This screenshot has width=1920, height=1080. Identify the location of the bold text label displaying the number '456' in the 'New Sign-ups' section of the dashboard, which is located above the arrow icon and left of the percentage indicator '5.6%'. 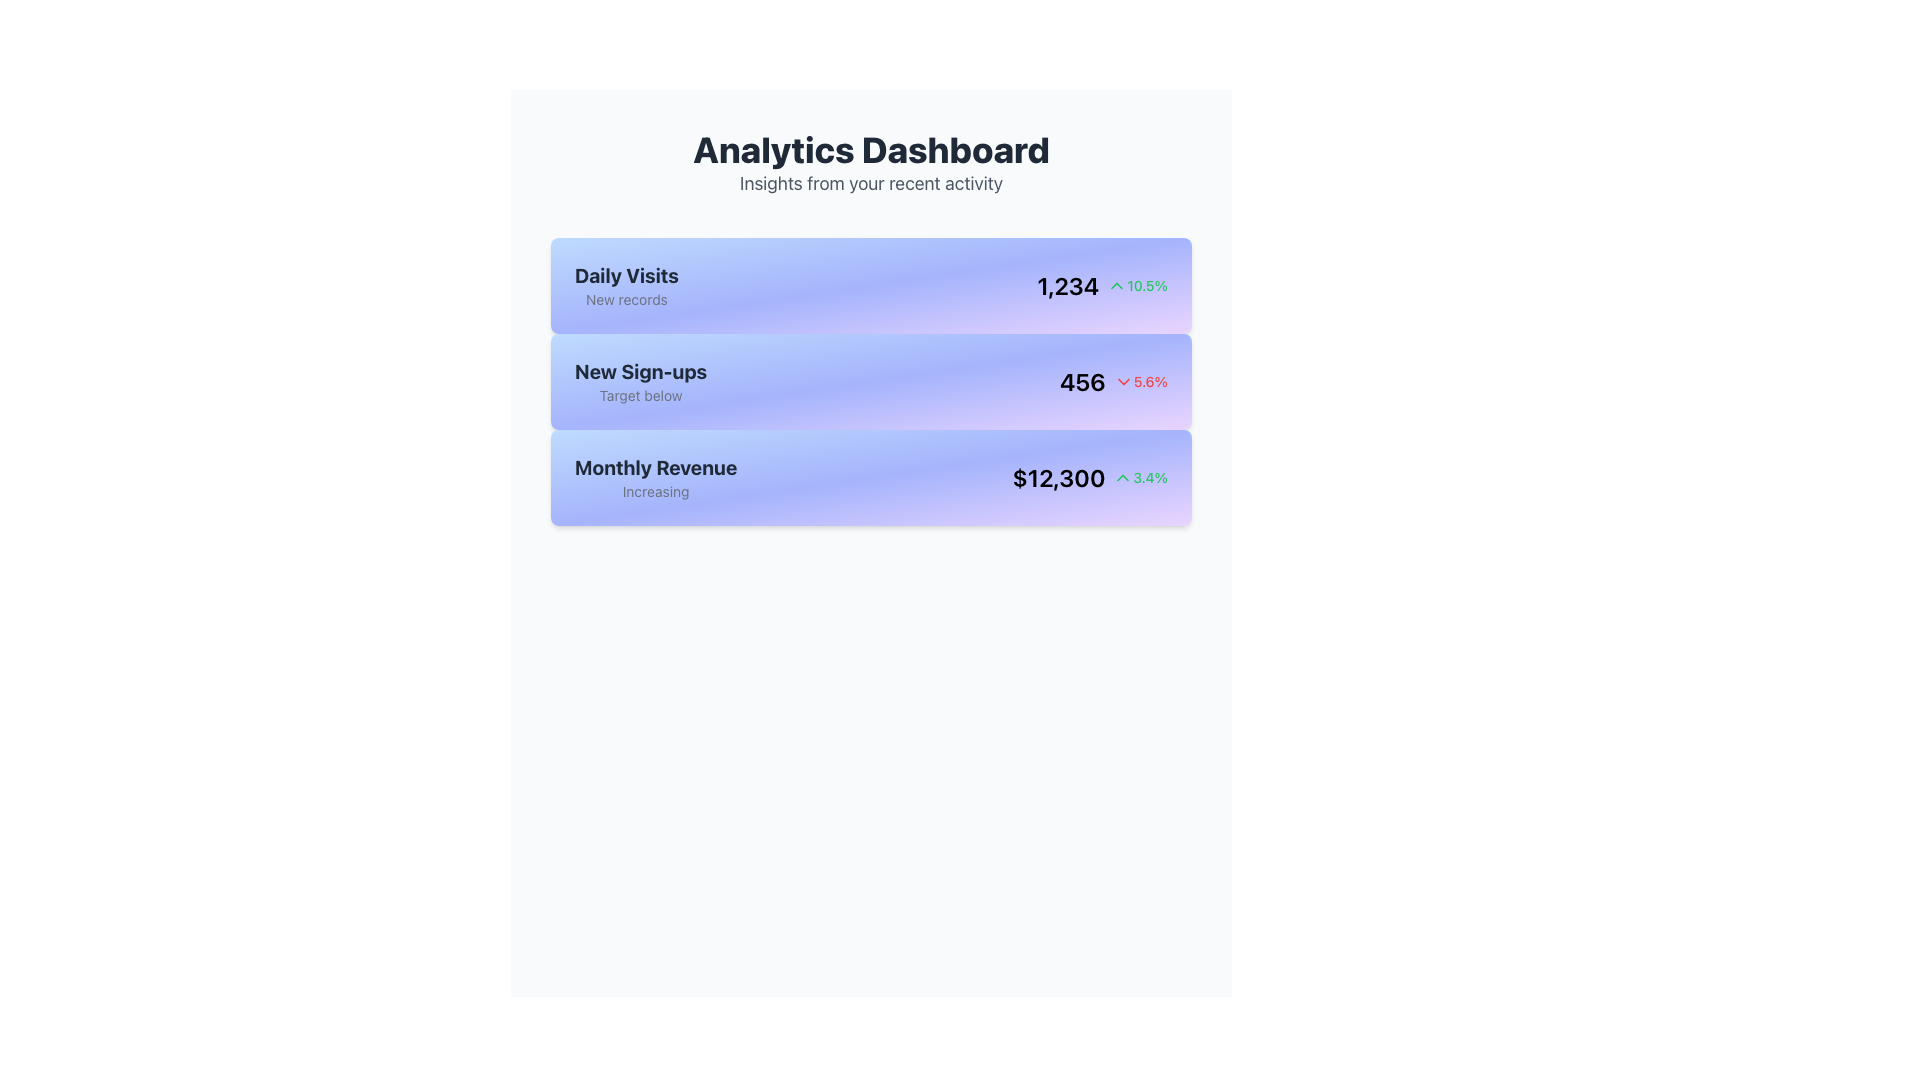
(1081, 381).